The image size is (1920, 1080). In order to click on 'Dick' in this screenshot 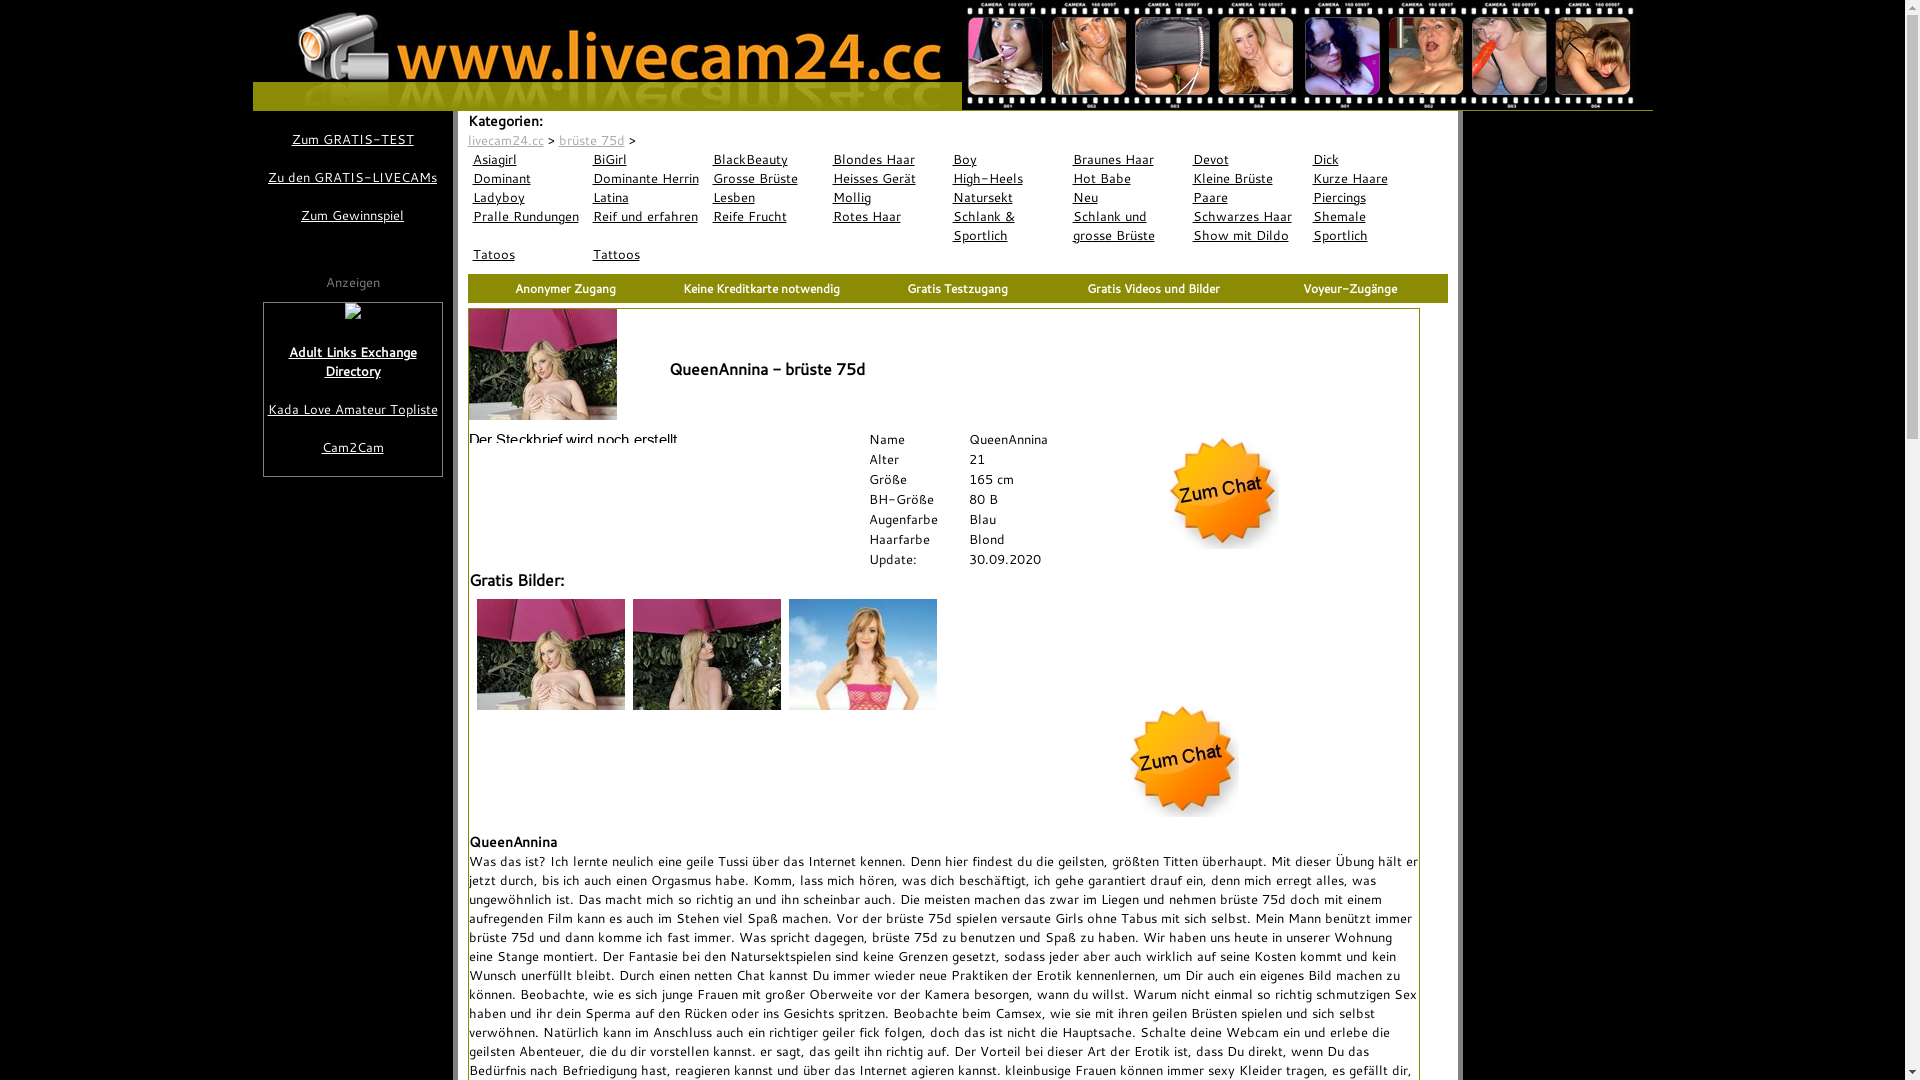, I will do `click(1367, 158)`.